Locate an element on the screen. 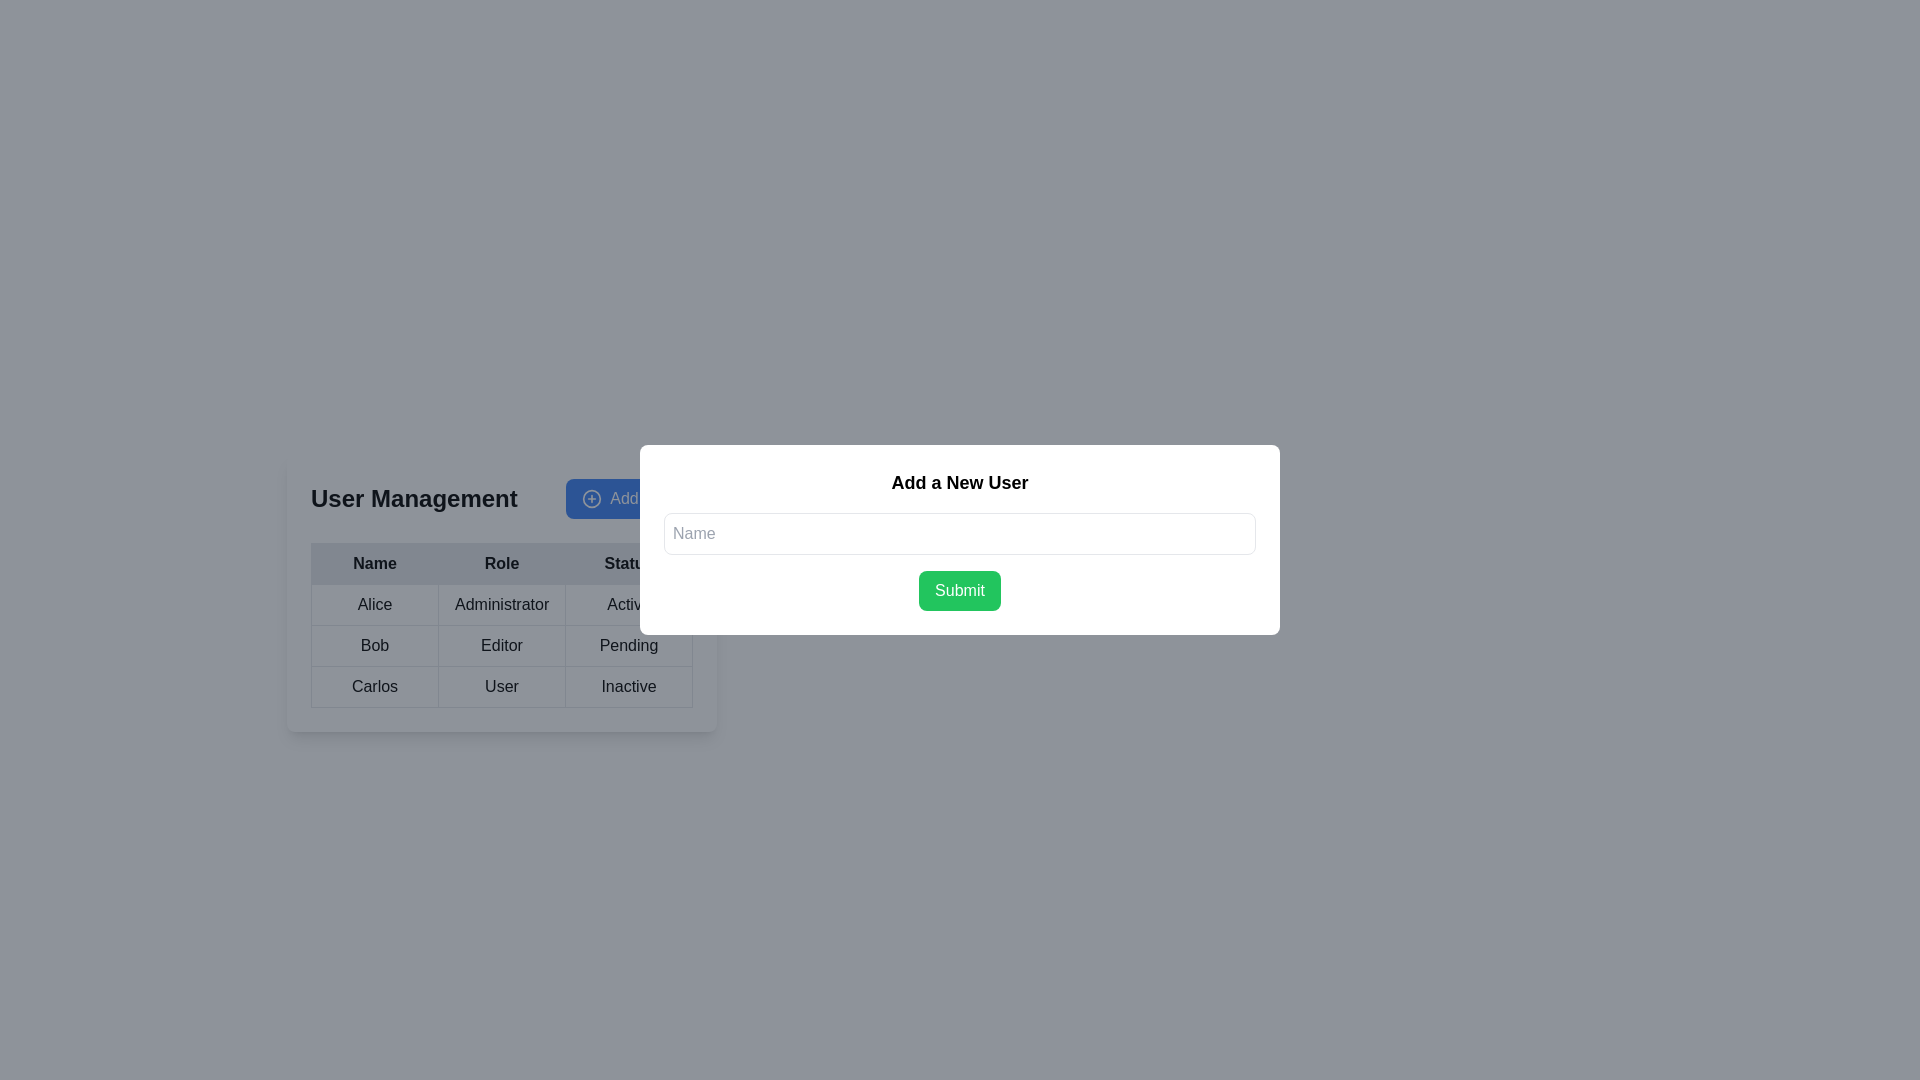 This screenshot has width=1920, height=1080. the static text element that indicates the user role 'Editor' for the row containing 'Bob' in the 'Name' column and 'Pending' in the 'Status' column is located at coordinates (502, 645).